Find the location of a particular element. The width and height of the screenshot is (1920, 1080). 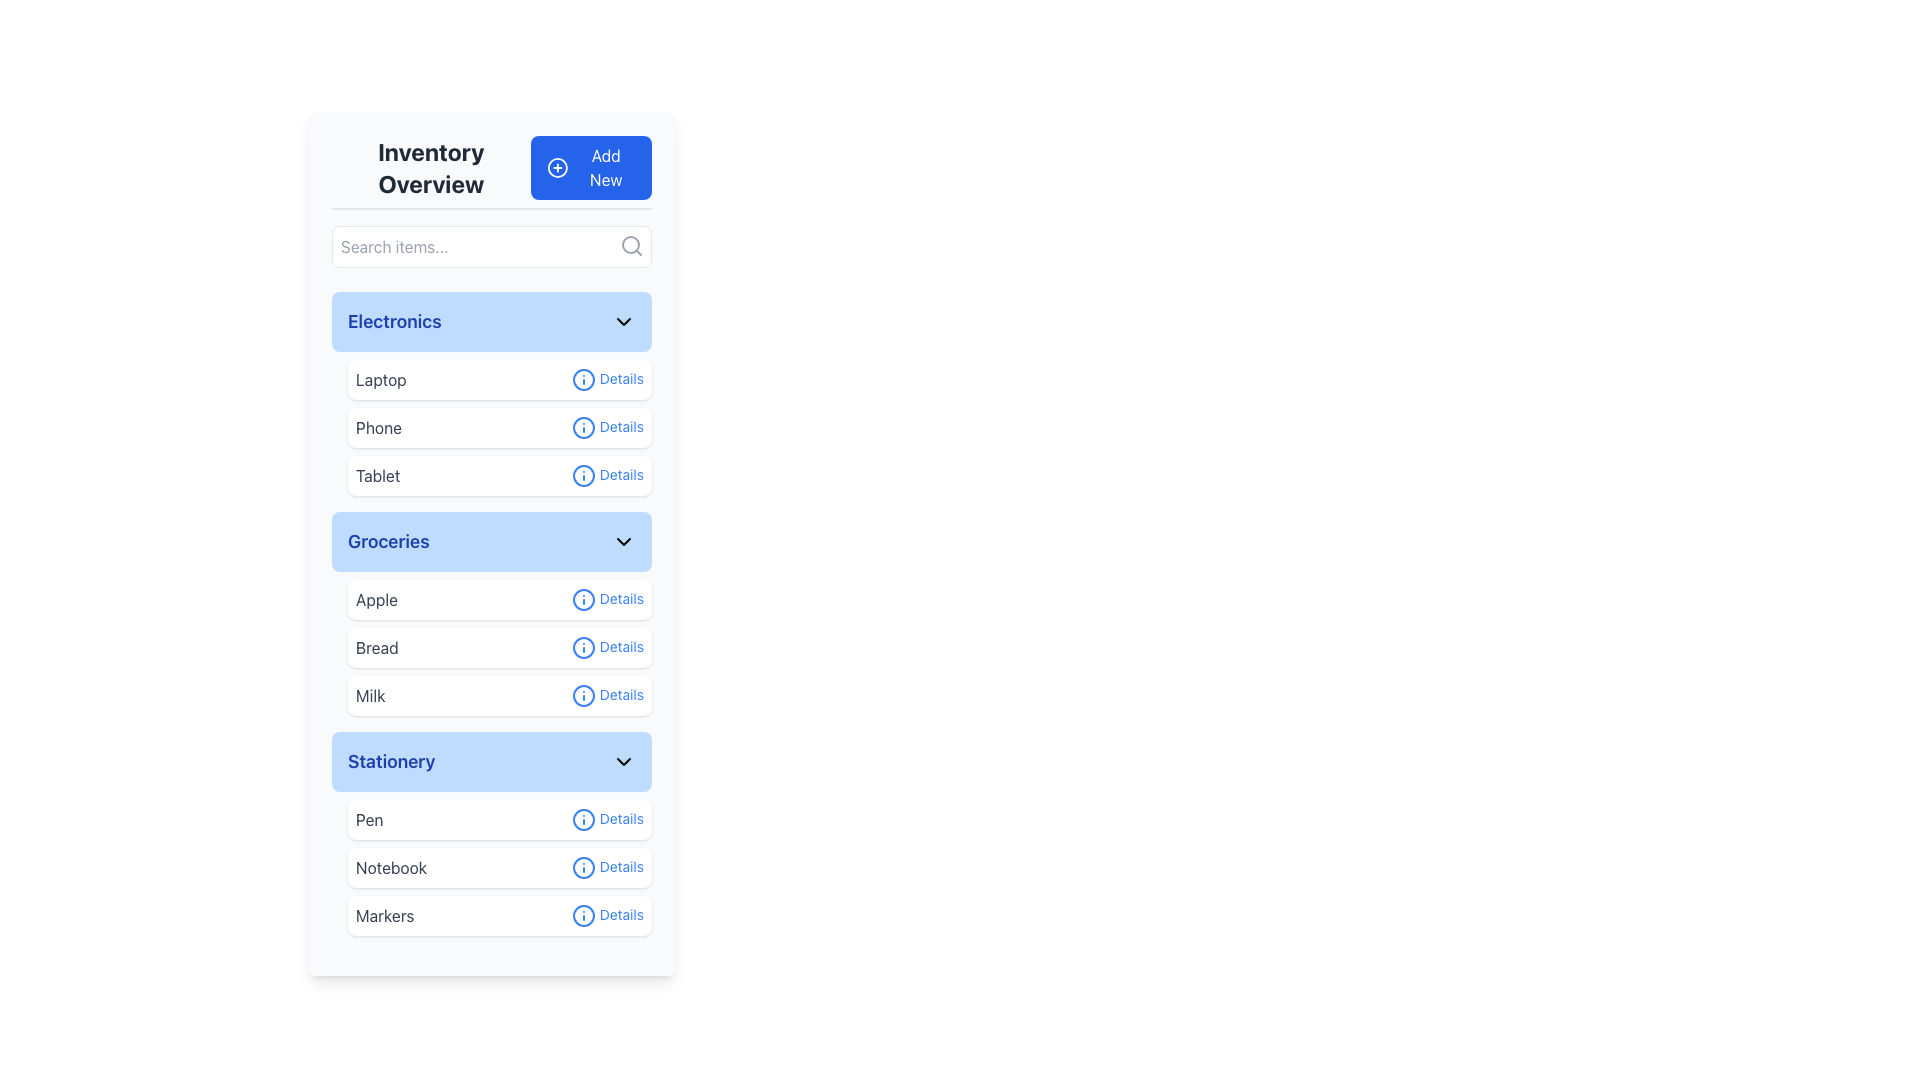

the Dropdown Toggle Icon, which is a downward-pointing chevron icon located at the far right of the 'Stationery' header, to trigger any hover effects is located at coordinates (623, 762).